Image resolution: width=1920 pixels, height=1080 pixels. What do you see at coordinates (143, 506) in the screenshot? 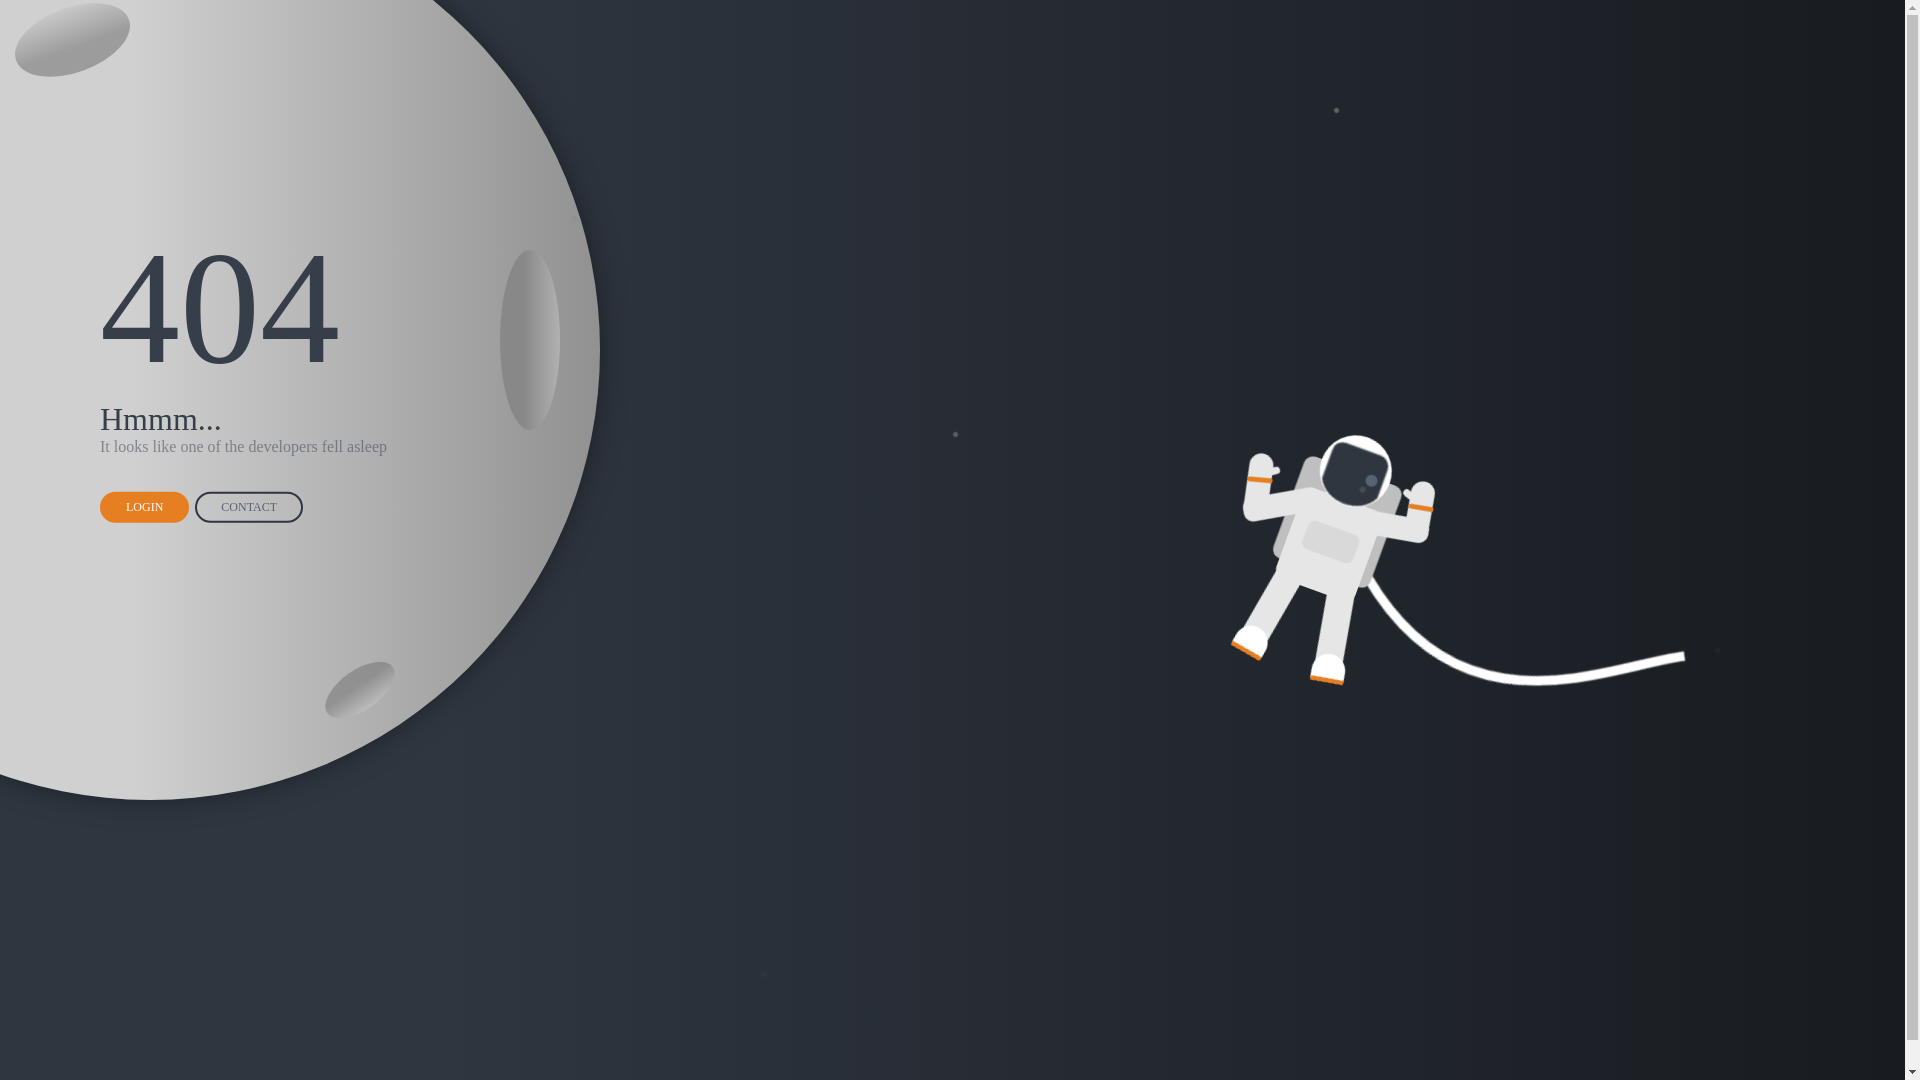
I see `'LOGIN'` at bounding box center [143, 506].